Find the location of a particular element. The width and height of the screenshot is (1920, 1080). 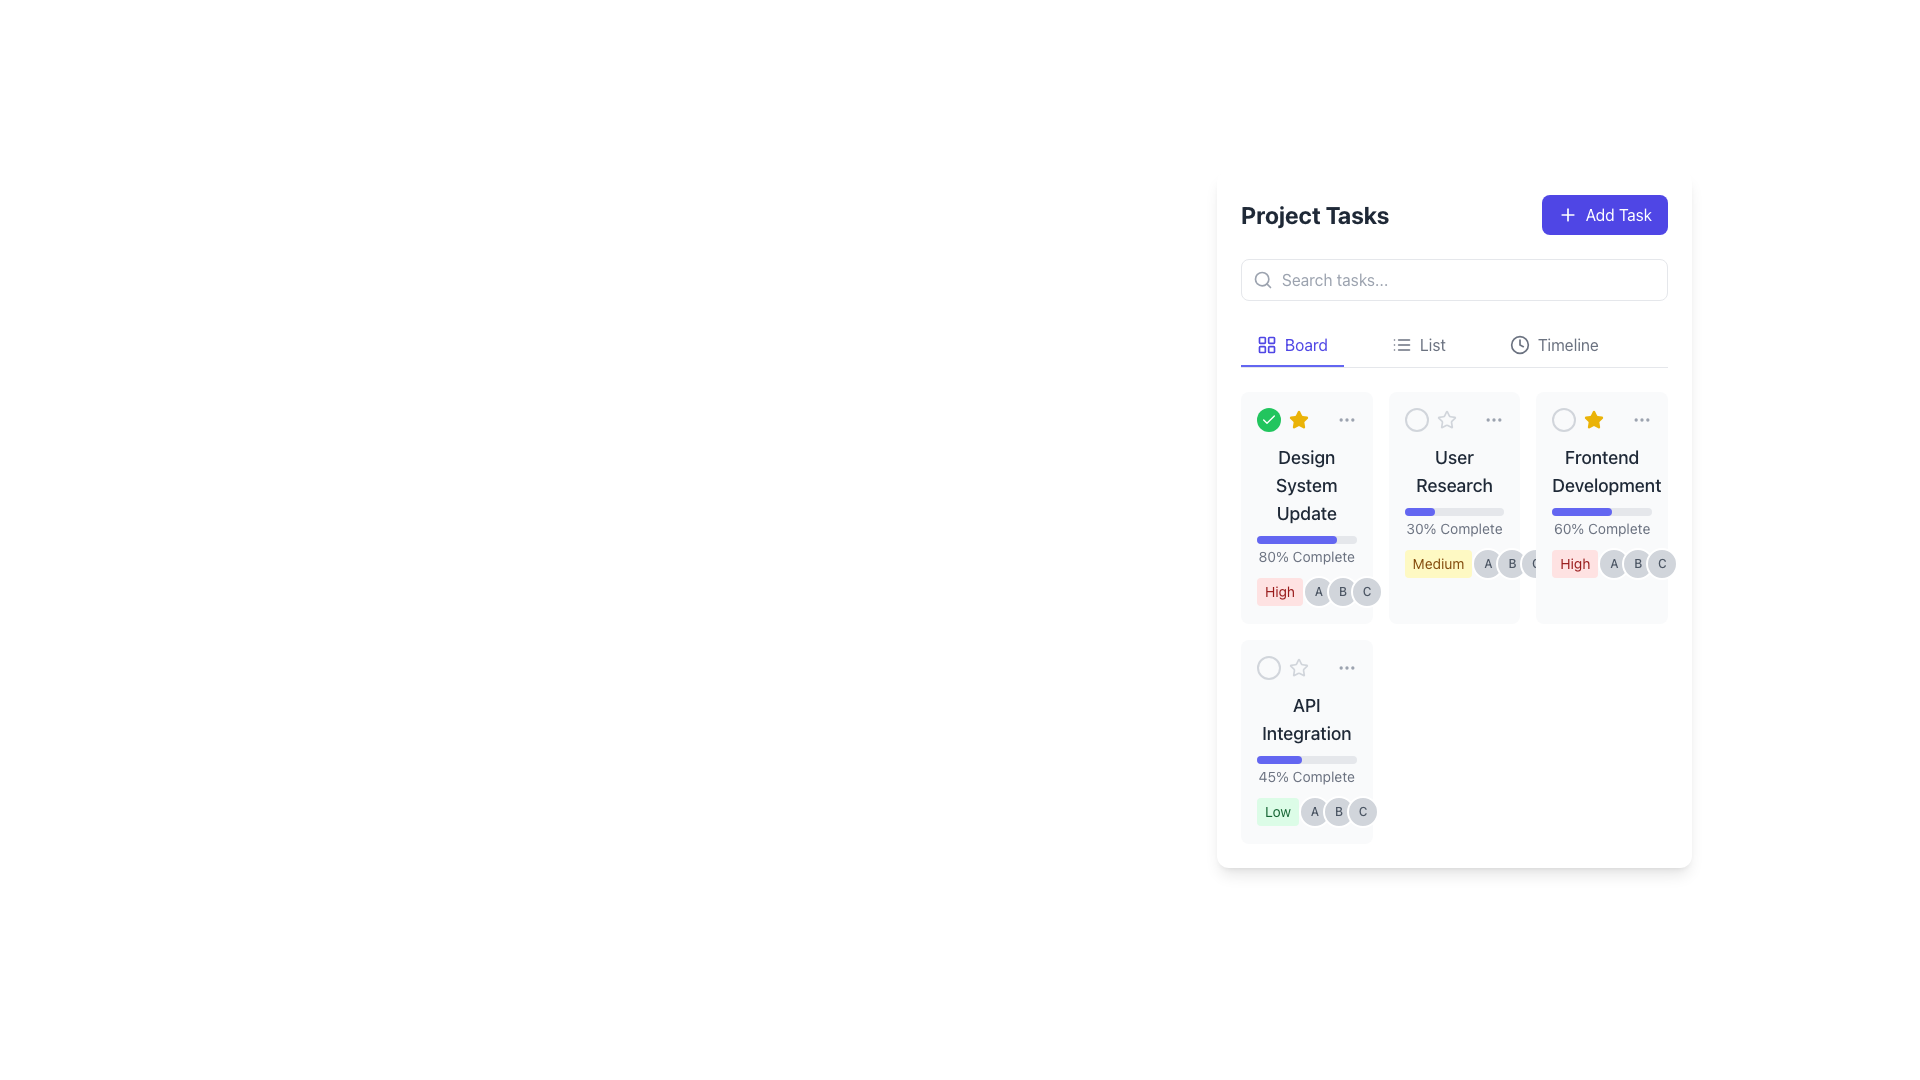

the 'High' priority label inside the 'Design System Update' card in the 'Project Tasks' board, which has a light red background and red text is located at coordinates (1280, 590).